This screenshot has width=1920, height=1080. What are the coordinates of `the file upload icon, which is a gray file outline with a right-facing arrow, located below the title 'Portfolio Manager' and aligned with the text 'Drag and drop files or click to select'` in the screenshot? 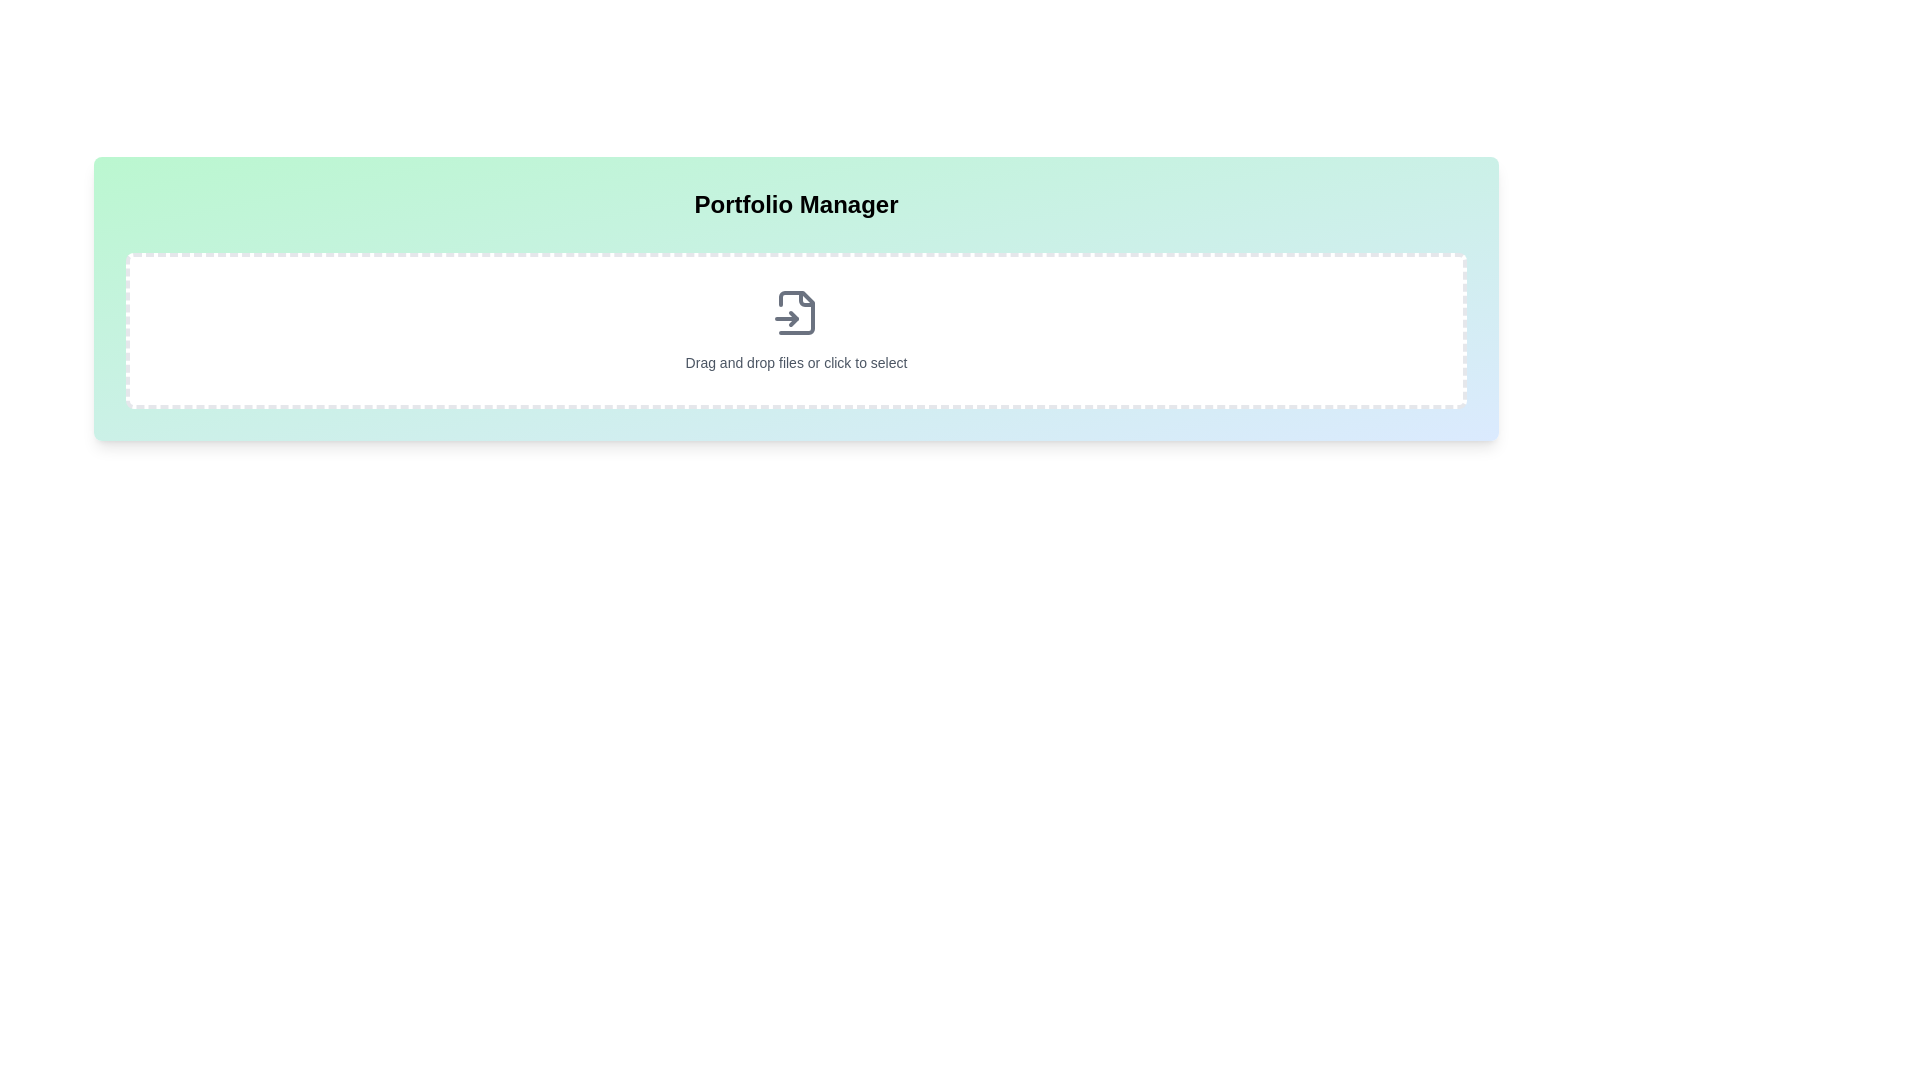 It's located at (795, 312).